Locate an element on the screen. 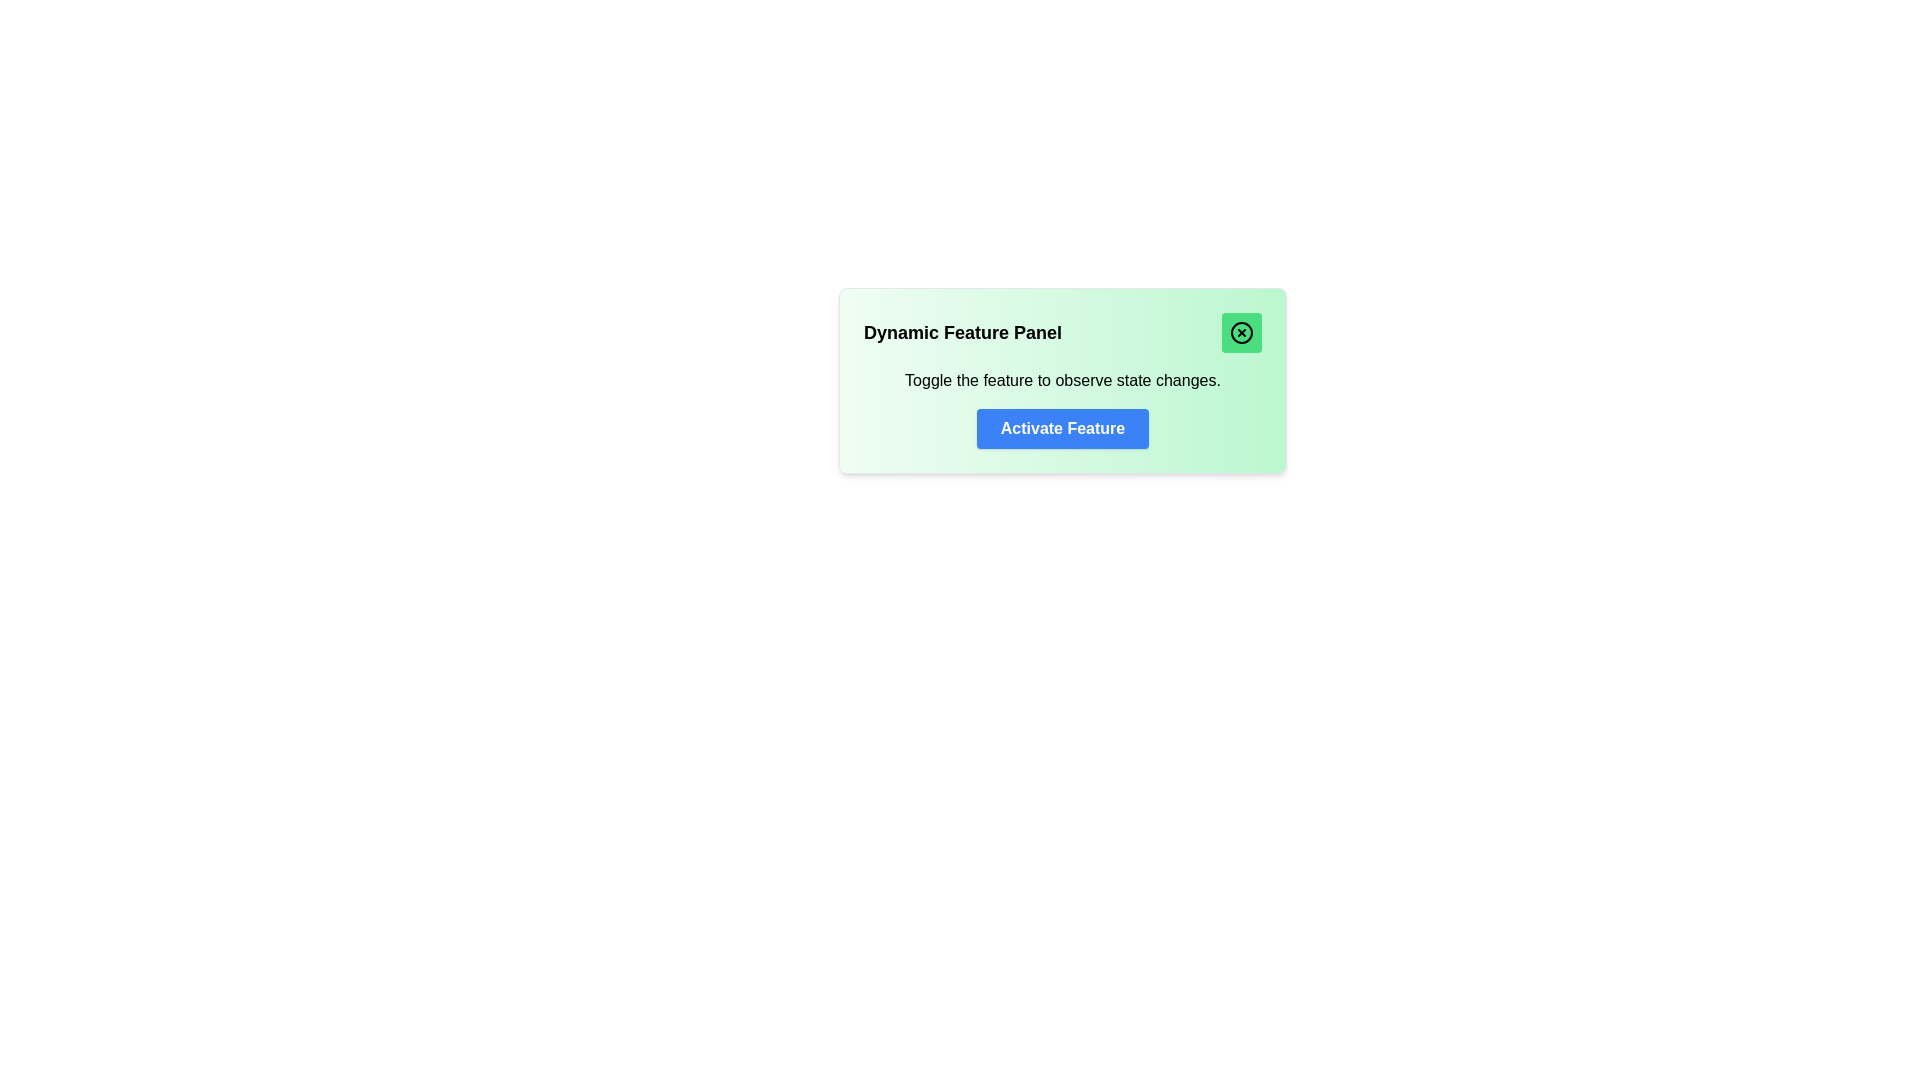 The image size is (1920, 1080). the 'Activate Feature' button, which is a rectangular button with rounded corners and a blue background, located within the 'Dynamic Feature Panel' below the text 'Toggle the feature to observe state changes.' is located at coordinates (1061, 427).